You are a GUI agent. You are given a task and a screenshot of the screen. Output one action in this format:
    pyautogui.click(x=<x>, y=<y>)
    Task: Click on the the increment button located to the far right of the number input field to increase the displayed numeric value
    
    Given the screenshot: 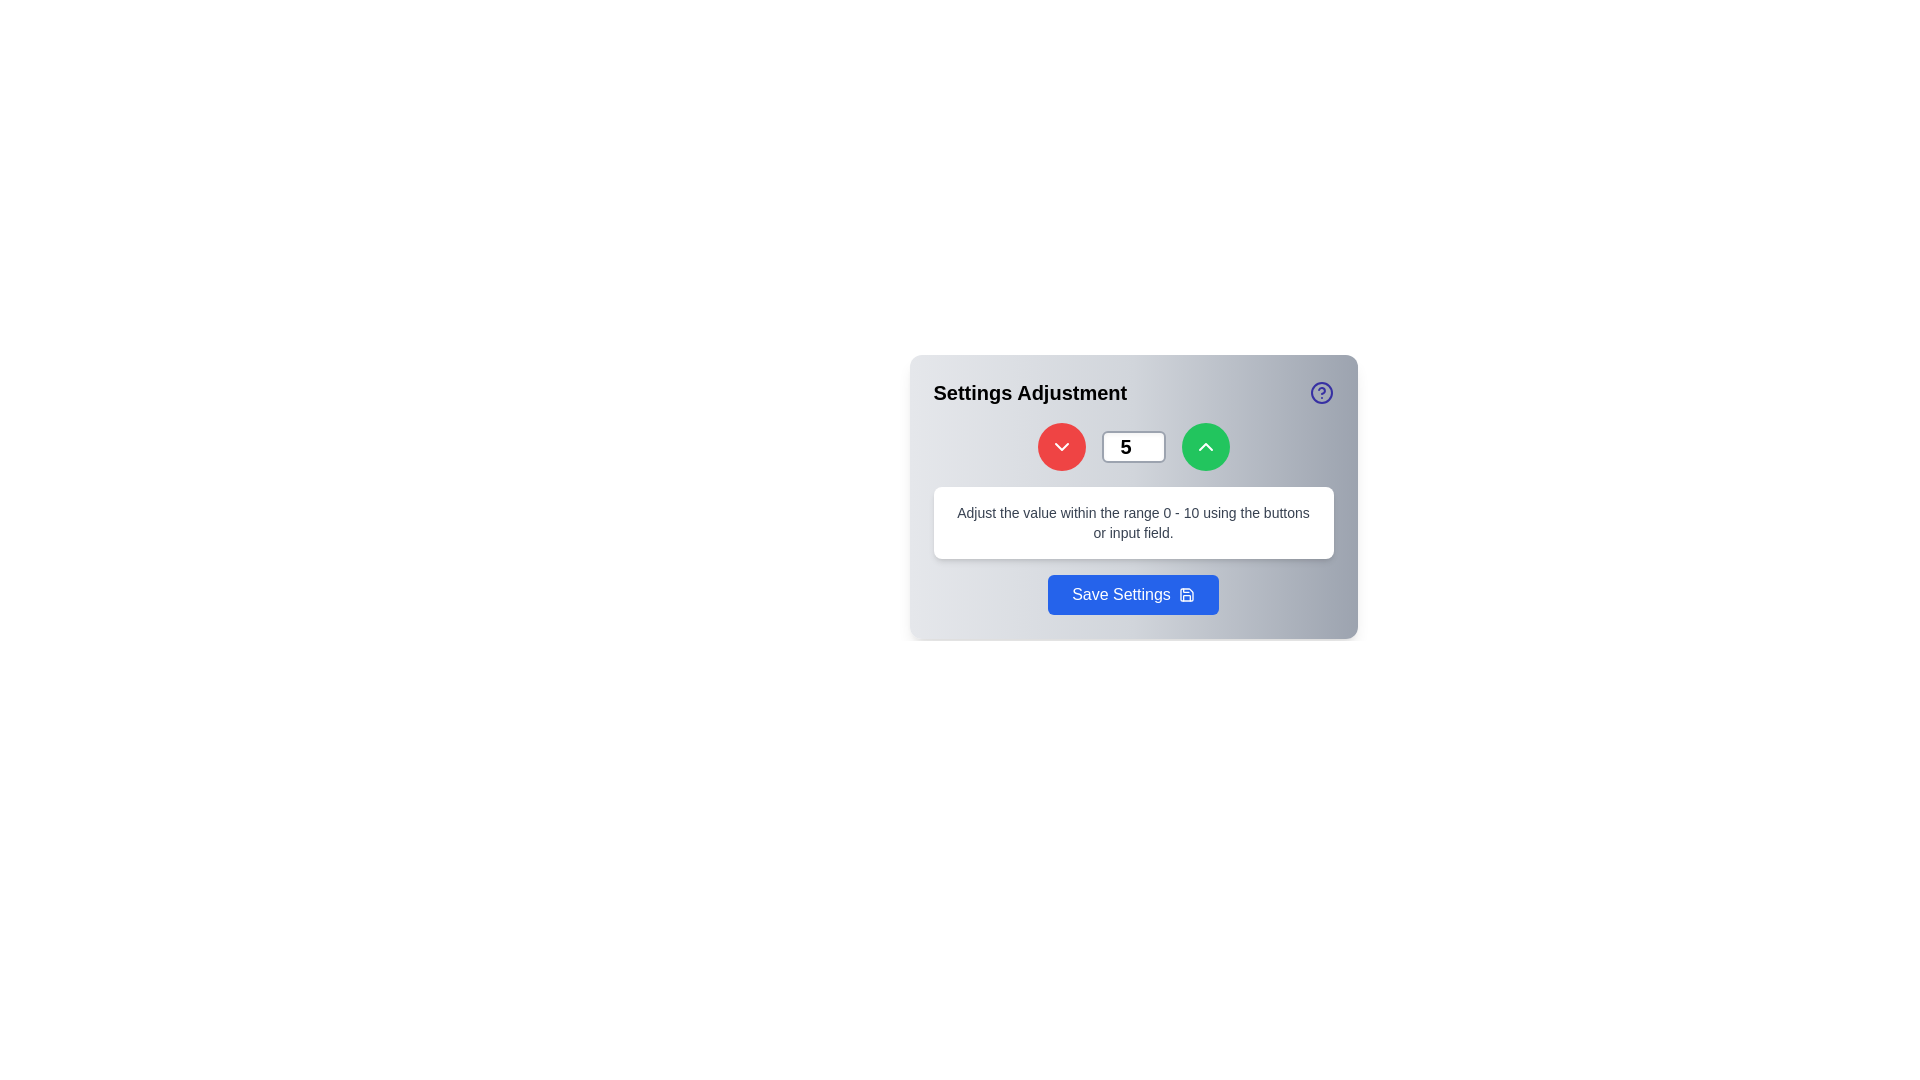 What is the action you would take?
    pyautogui.click(x=1204, y=446)
    